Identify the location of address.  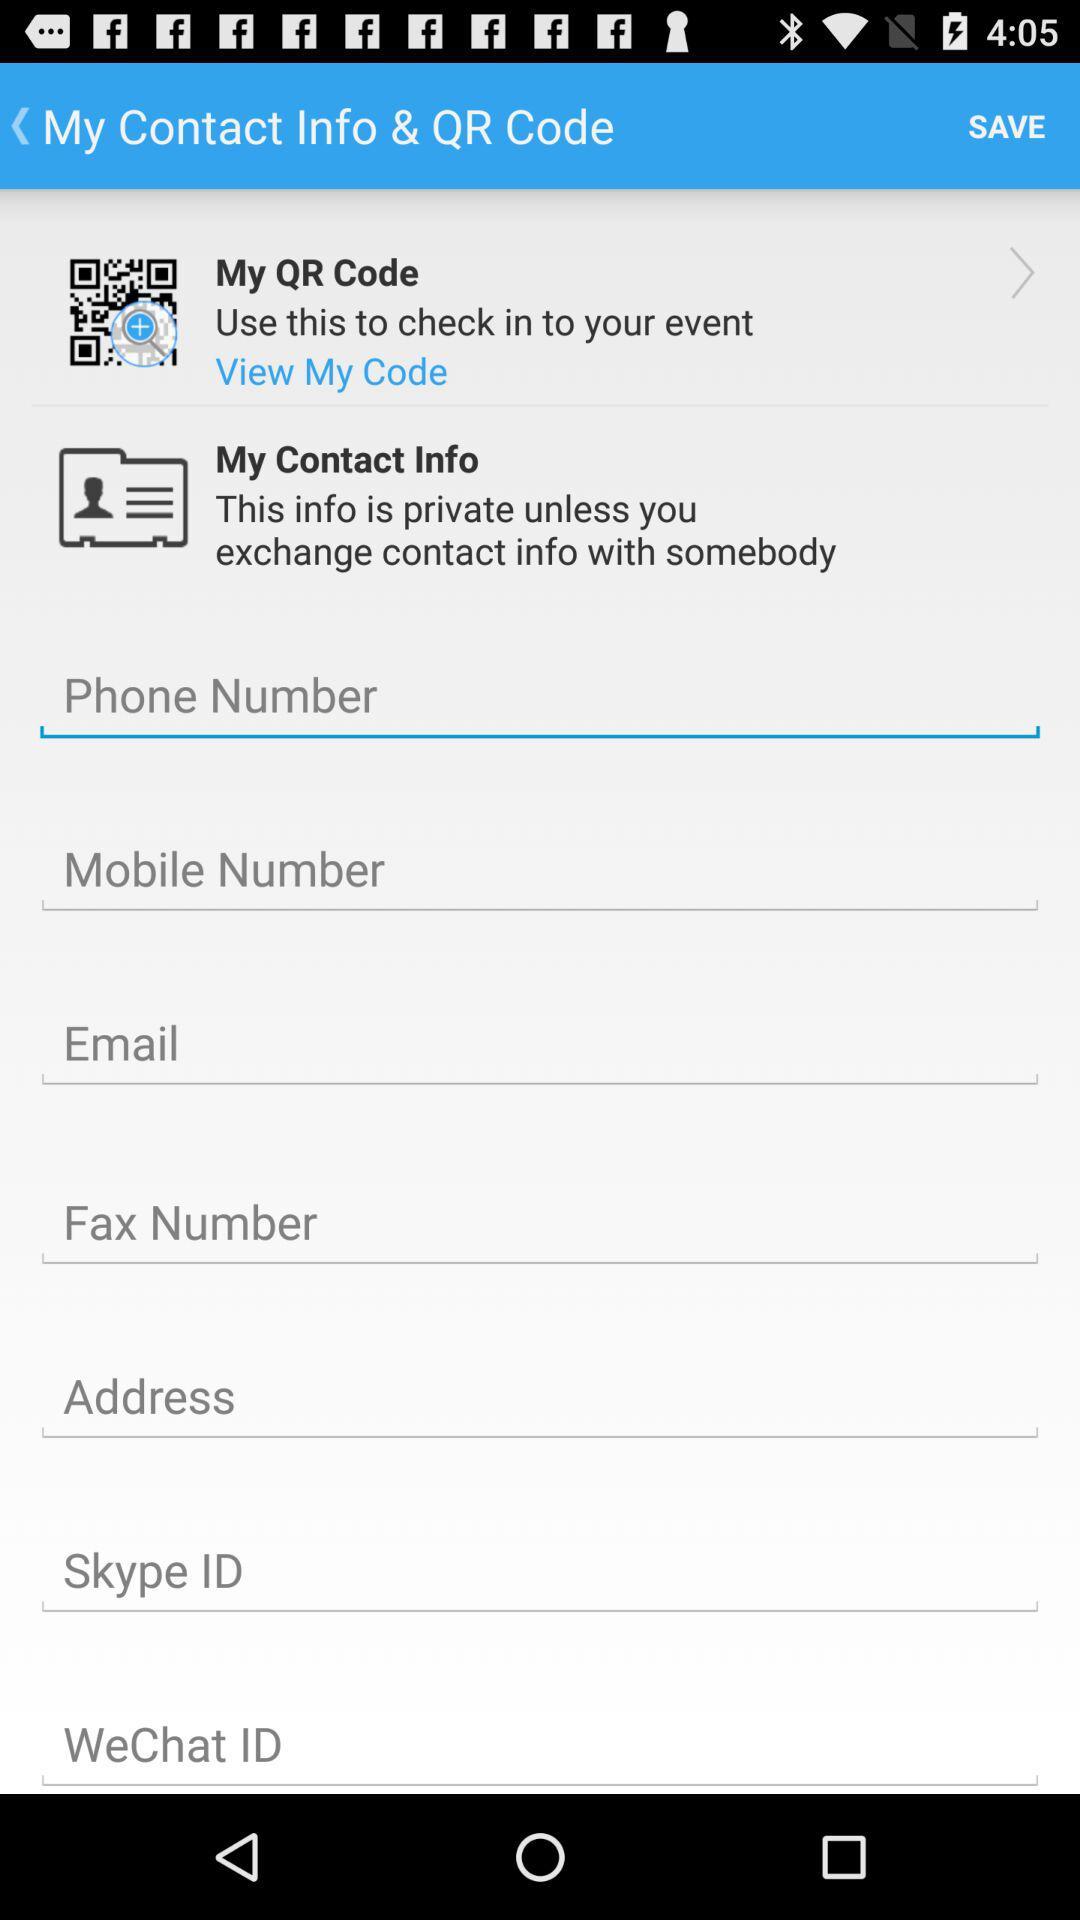
(540, 1395).